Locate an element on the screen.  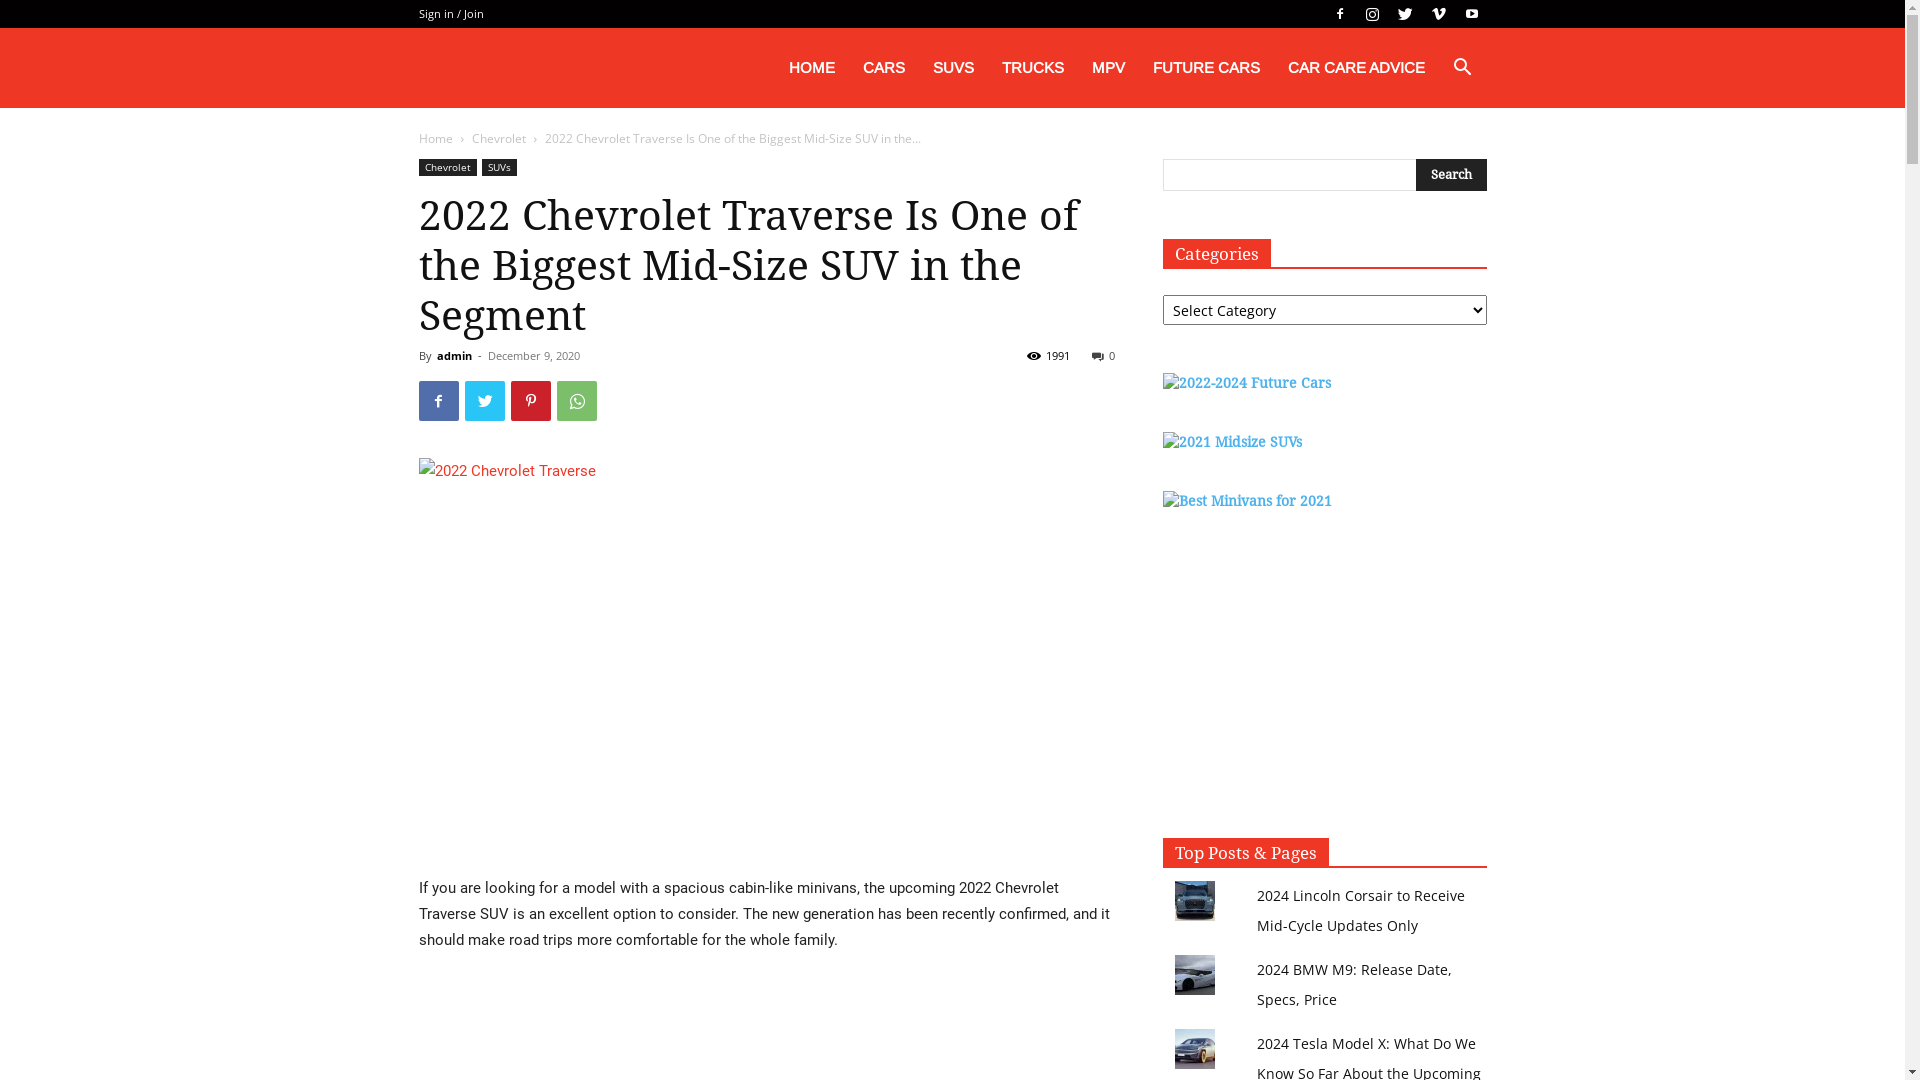
'Instagram' is located at coordinates (1371, 14).